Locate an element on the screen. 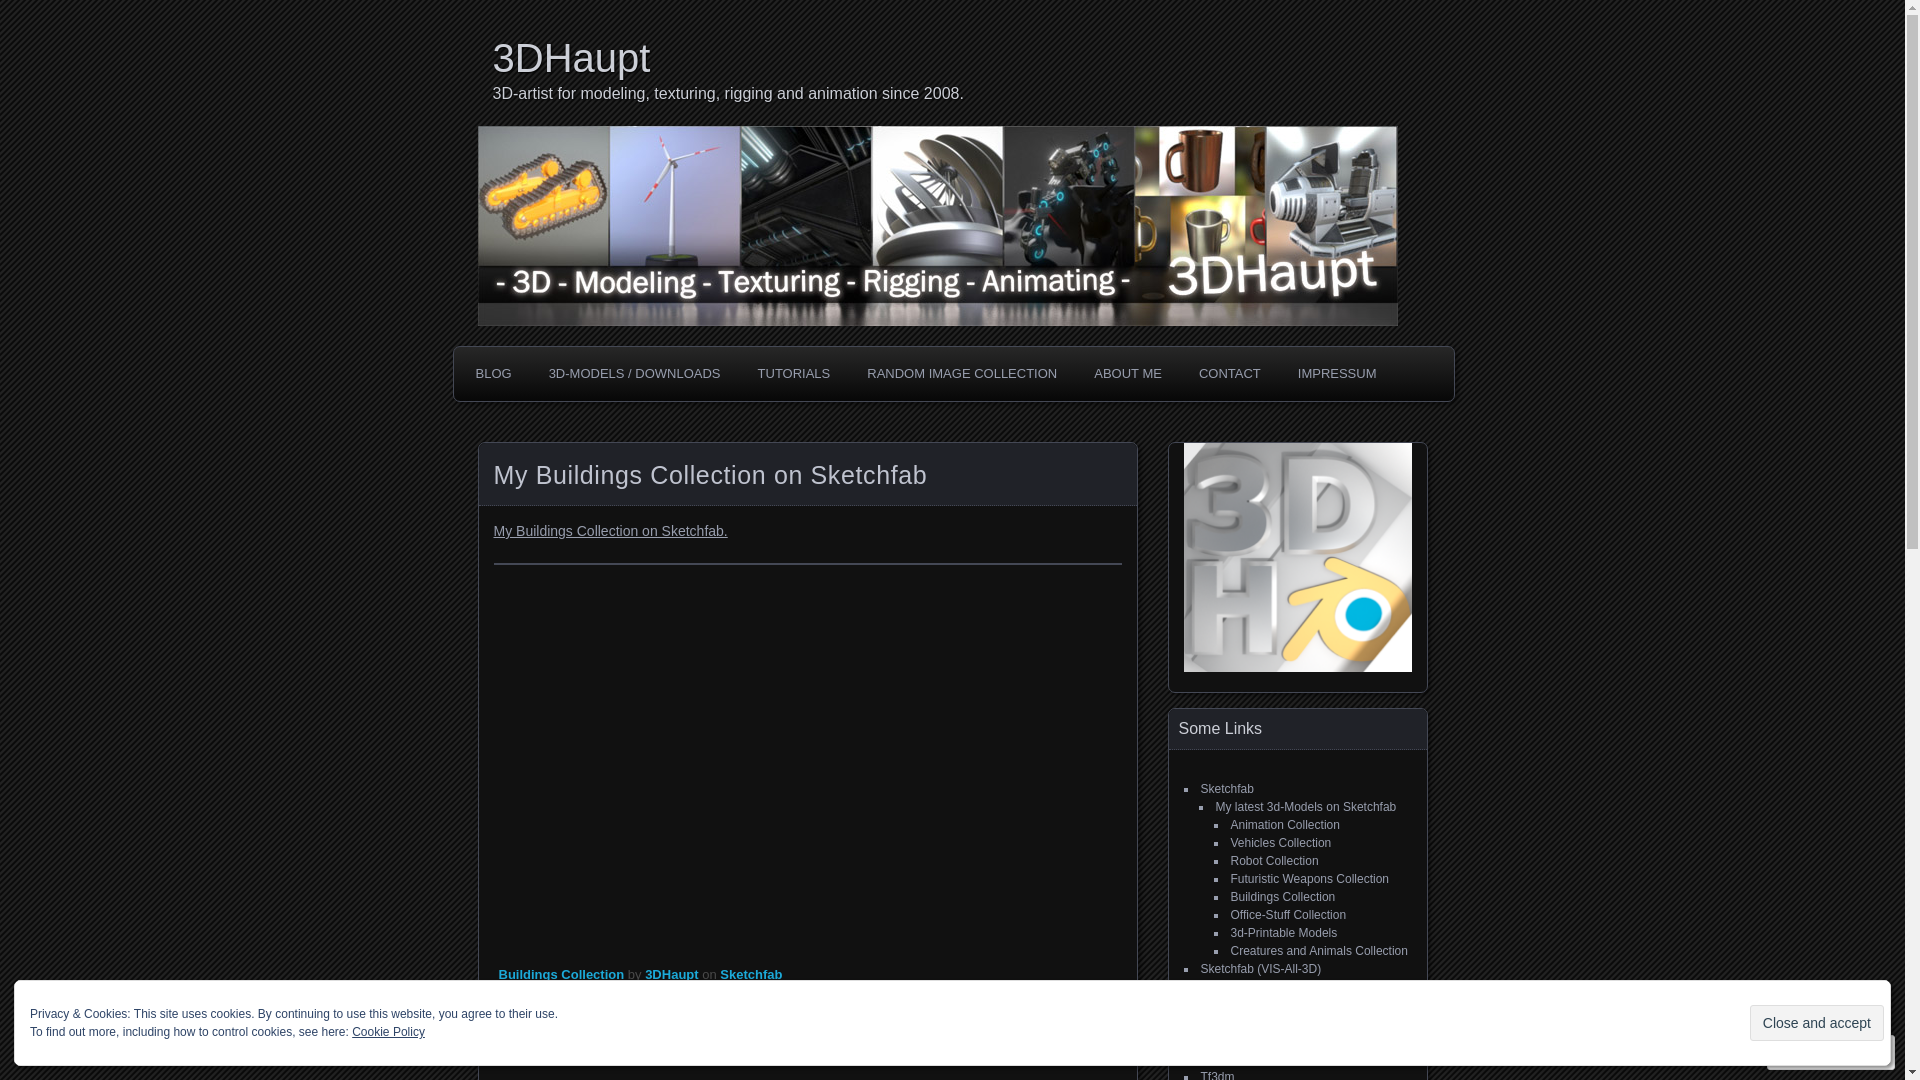 Image resolution: width=1920 pixels, height=1080 pixels. 'CGTrader' is located at coordinates (1225, 986).